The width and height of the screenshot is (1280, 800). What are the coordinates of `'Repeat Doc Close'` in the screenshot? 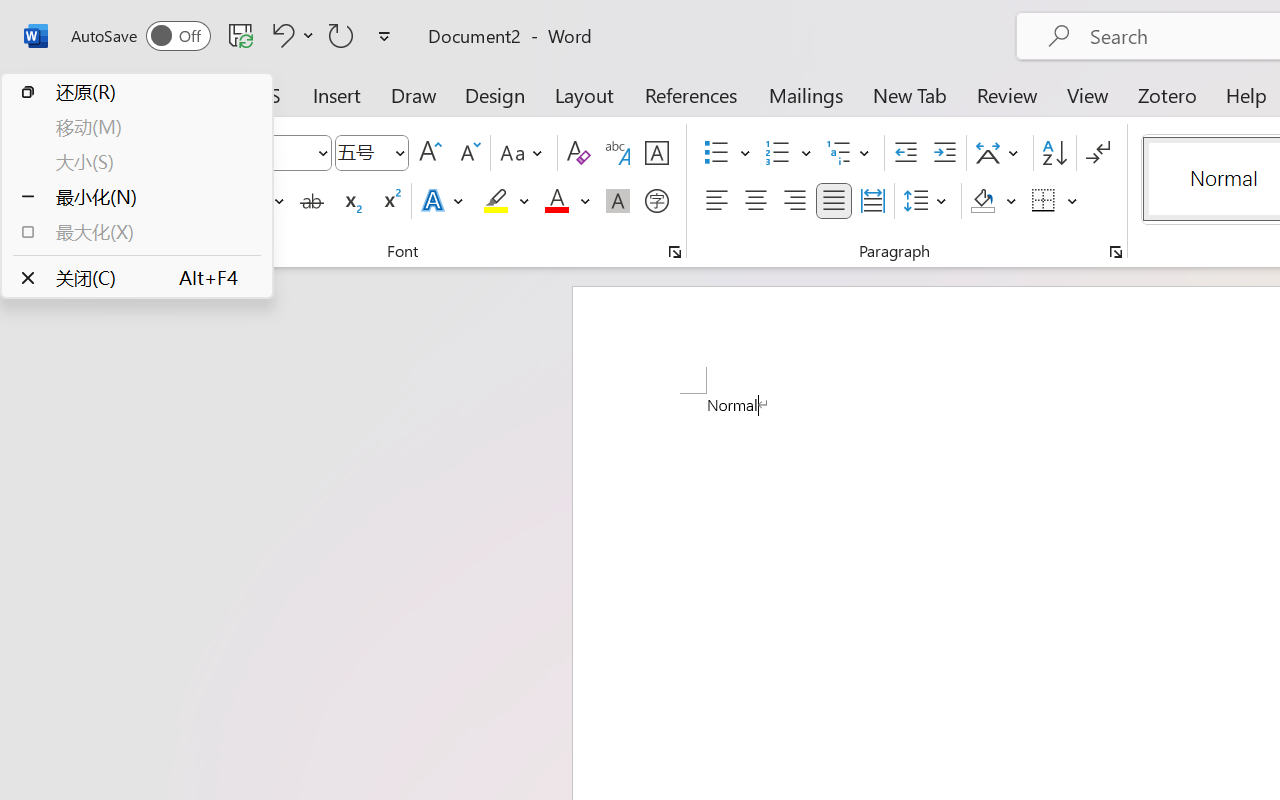 It's located at (341, 34).